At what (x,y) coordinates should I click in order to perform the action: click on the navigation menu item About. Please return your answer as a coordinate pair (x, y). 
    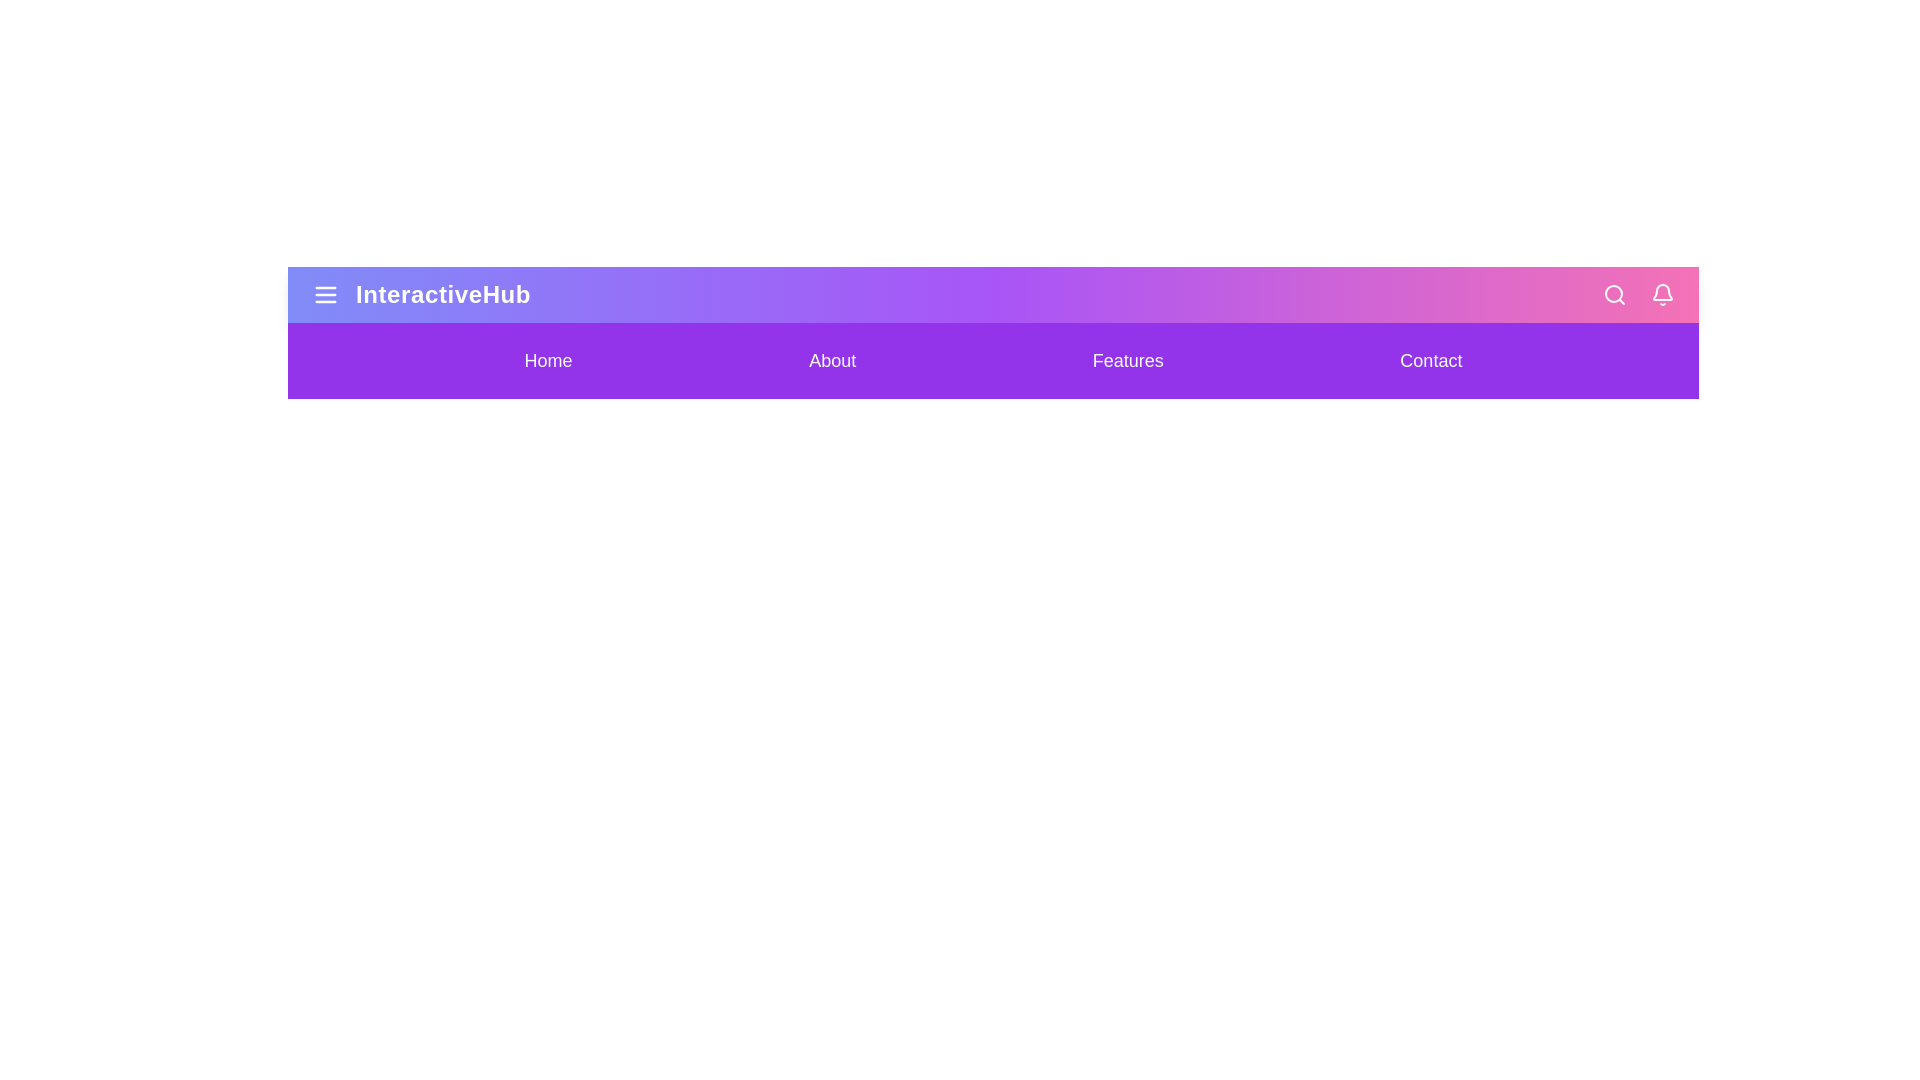
    Looking at the image, I should click on (832, 361).